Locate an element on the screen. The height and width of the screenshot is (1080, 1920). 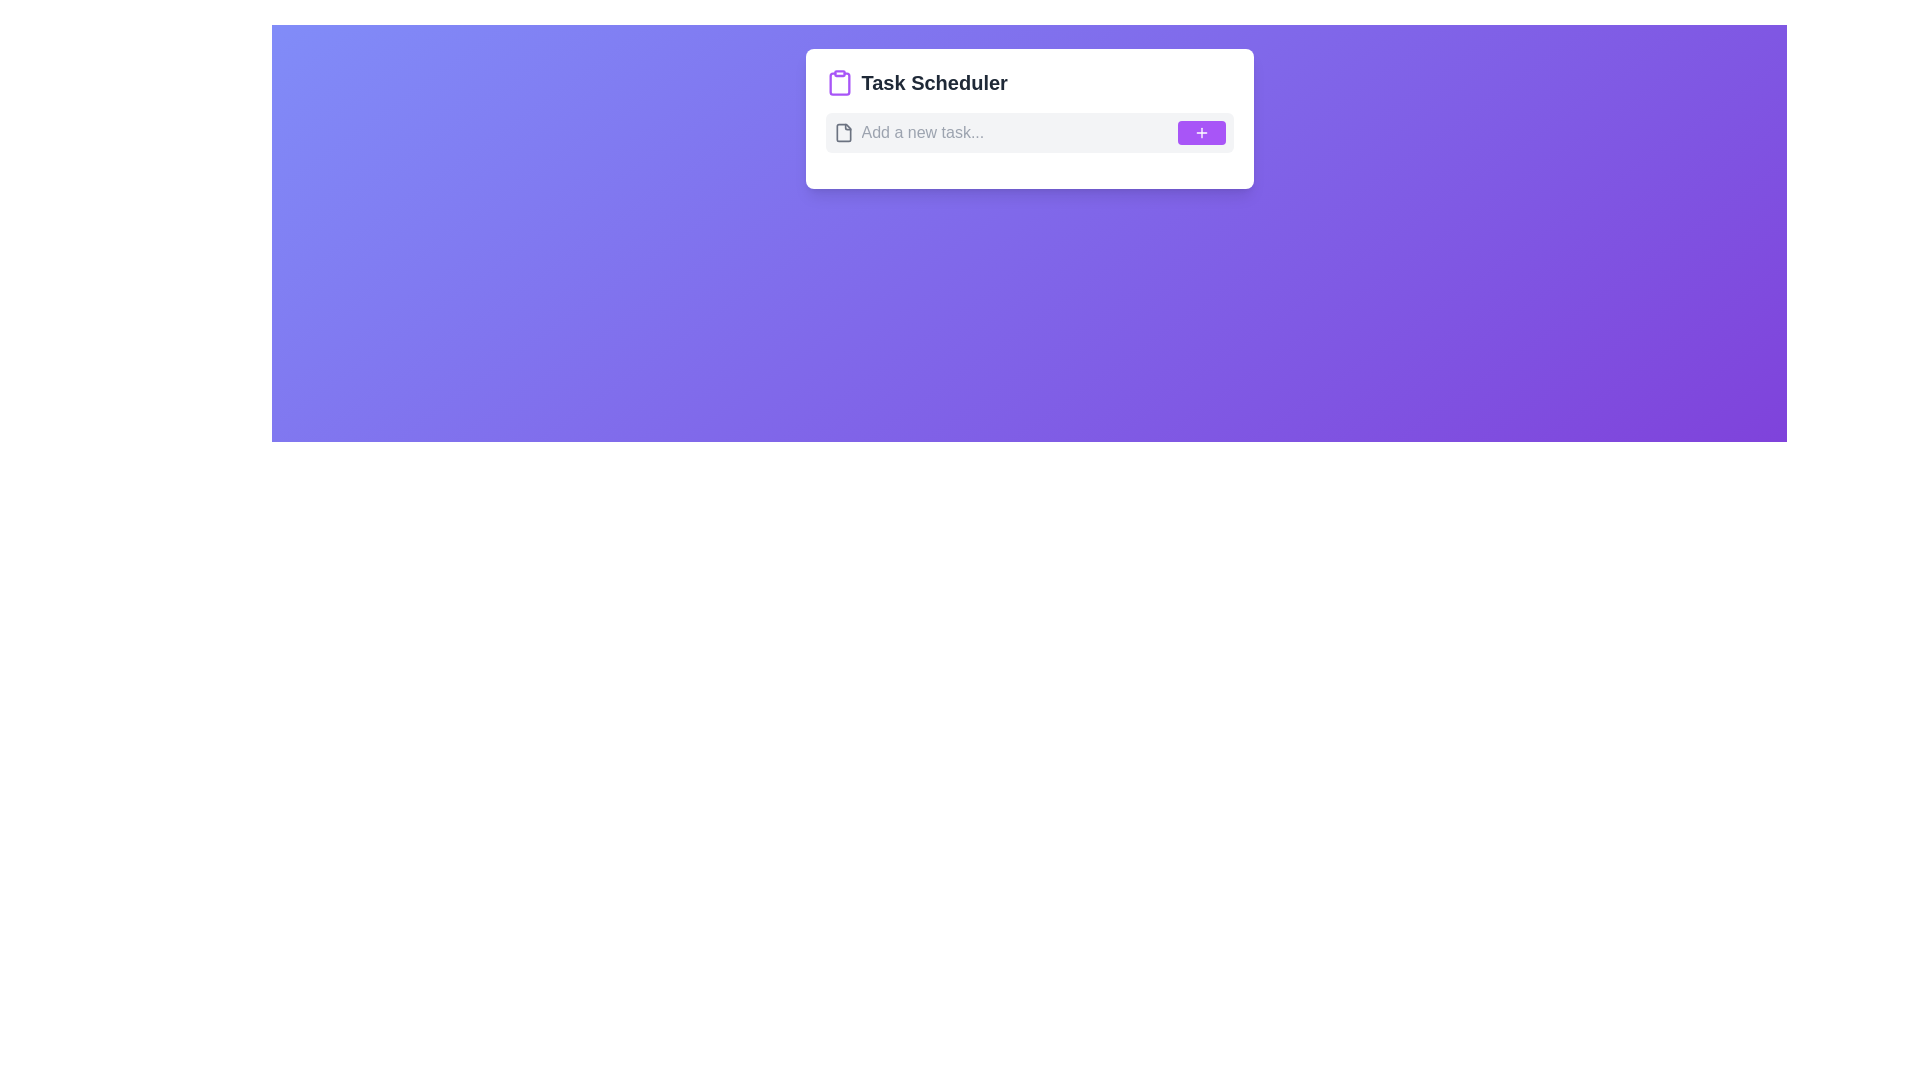
the icon located inside the purple rectangular button is located at coordinates (1200, 132).